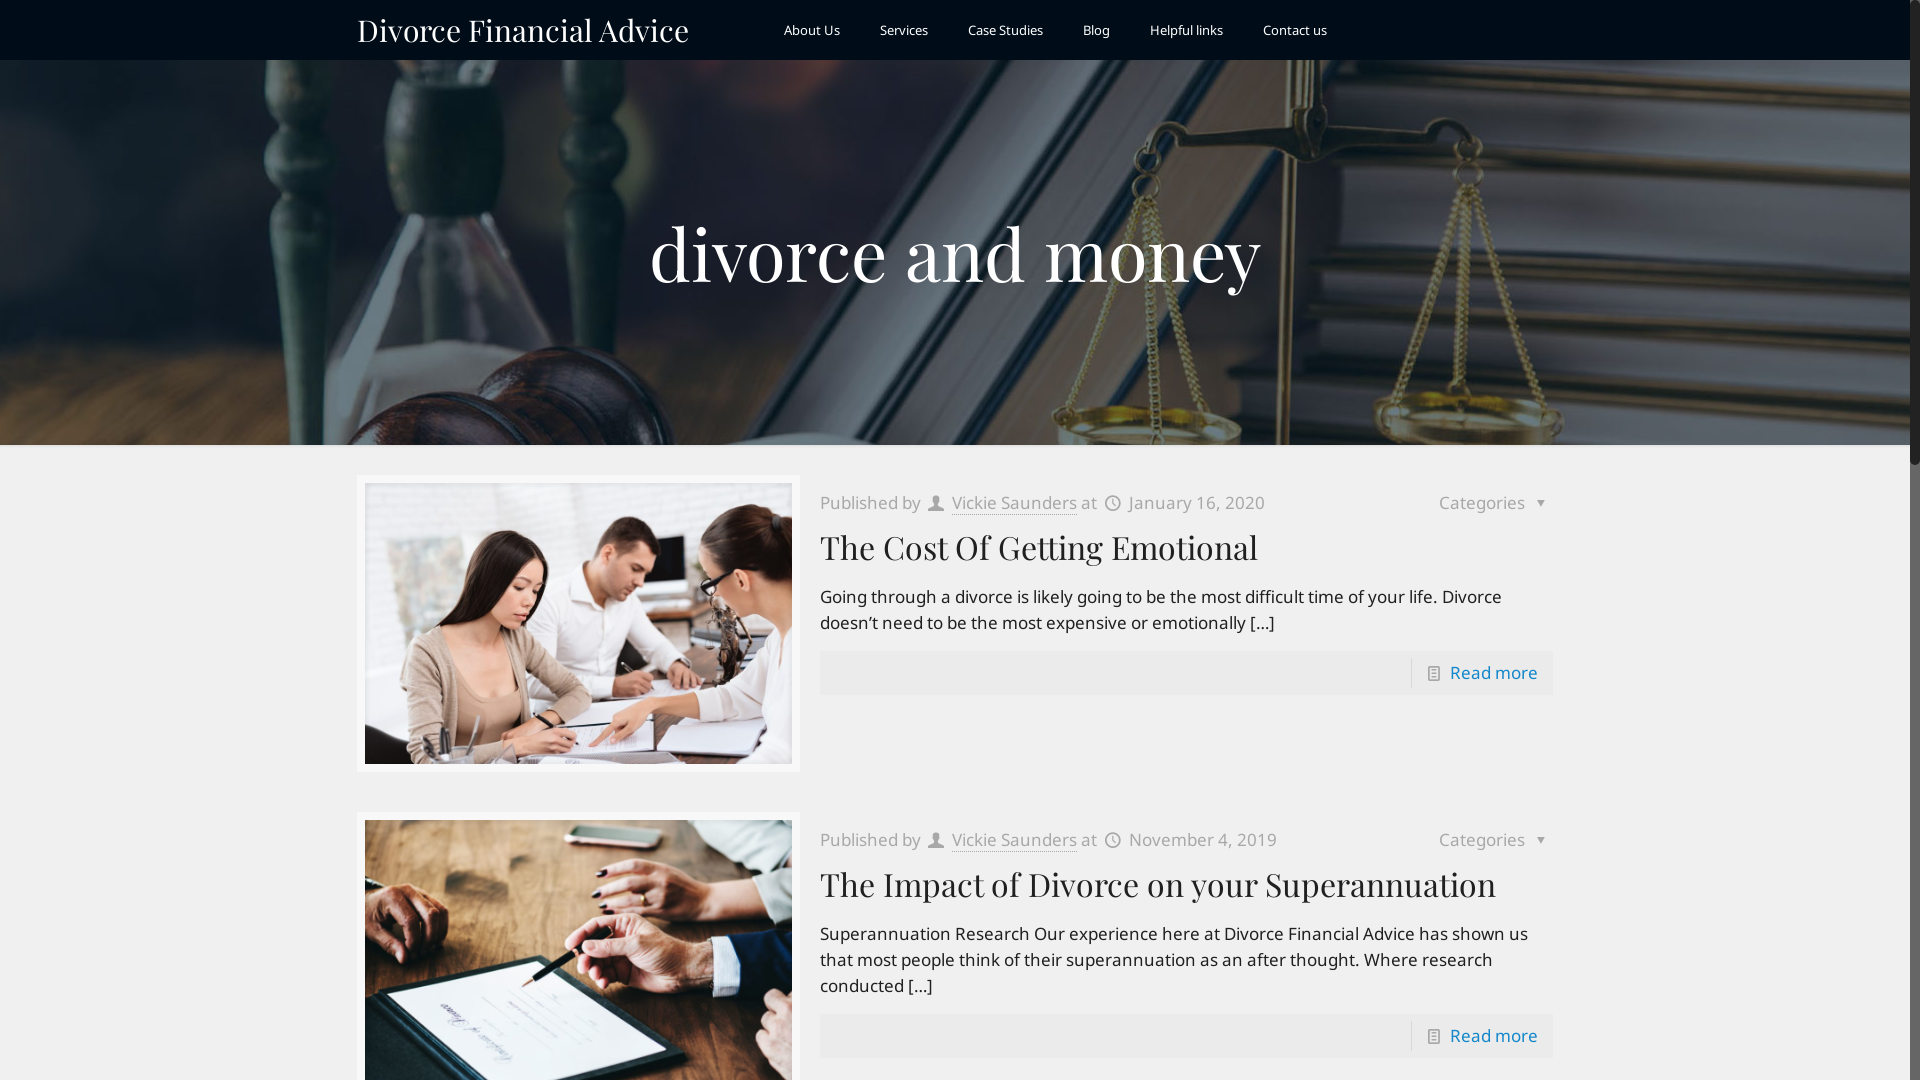 The image size is (1920, 1080). What do you see at coordinates (523, 30) in the screenshot?
I see `'Divorce Financial Advice'` at bounding box center [523, 30].